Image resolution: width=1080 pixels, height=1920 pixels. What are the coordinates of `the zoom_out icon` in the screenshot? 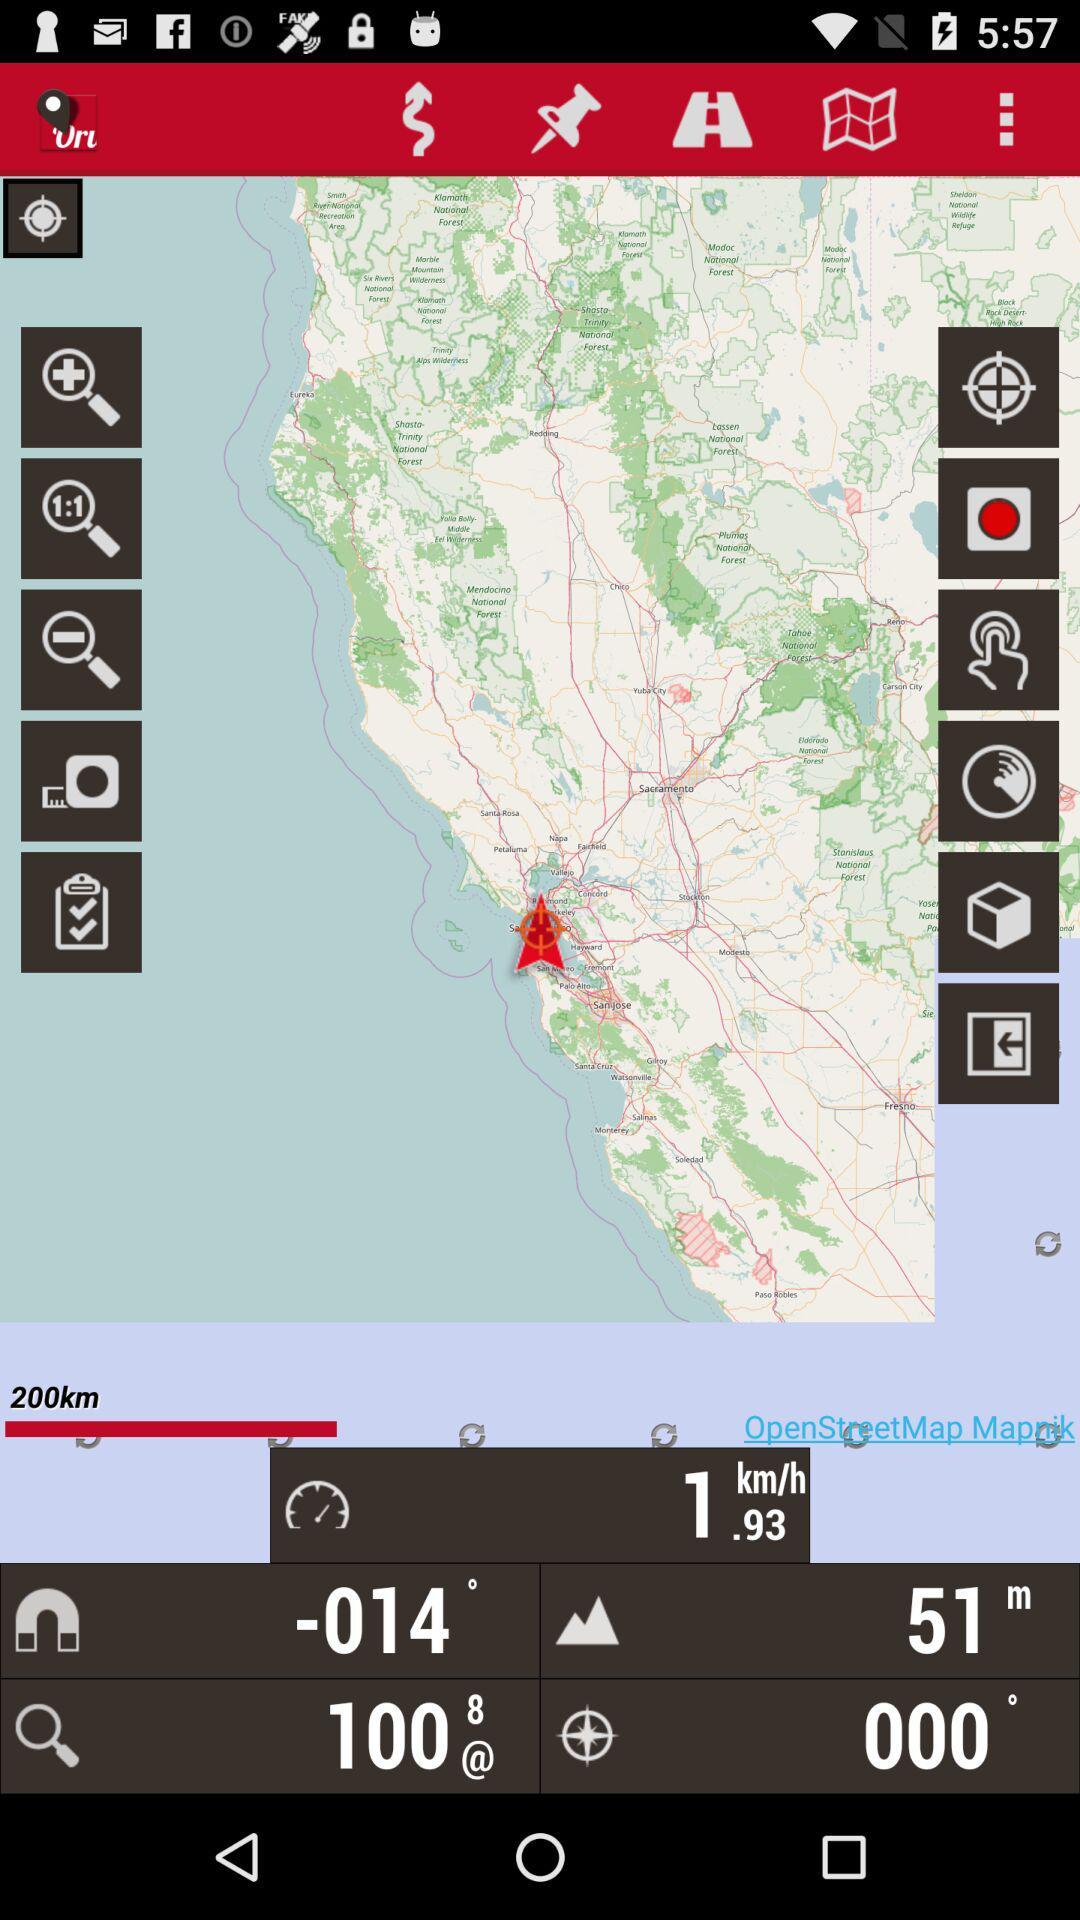 It's located at (80, 695).